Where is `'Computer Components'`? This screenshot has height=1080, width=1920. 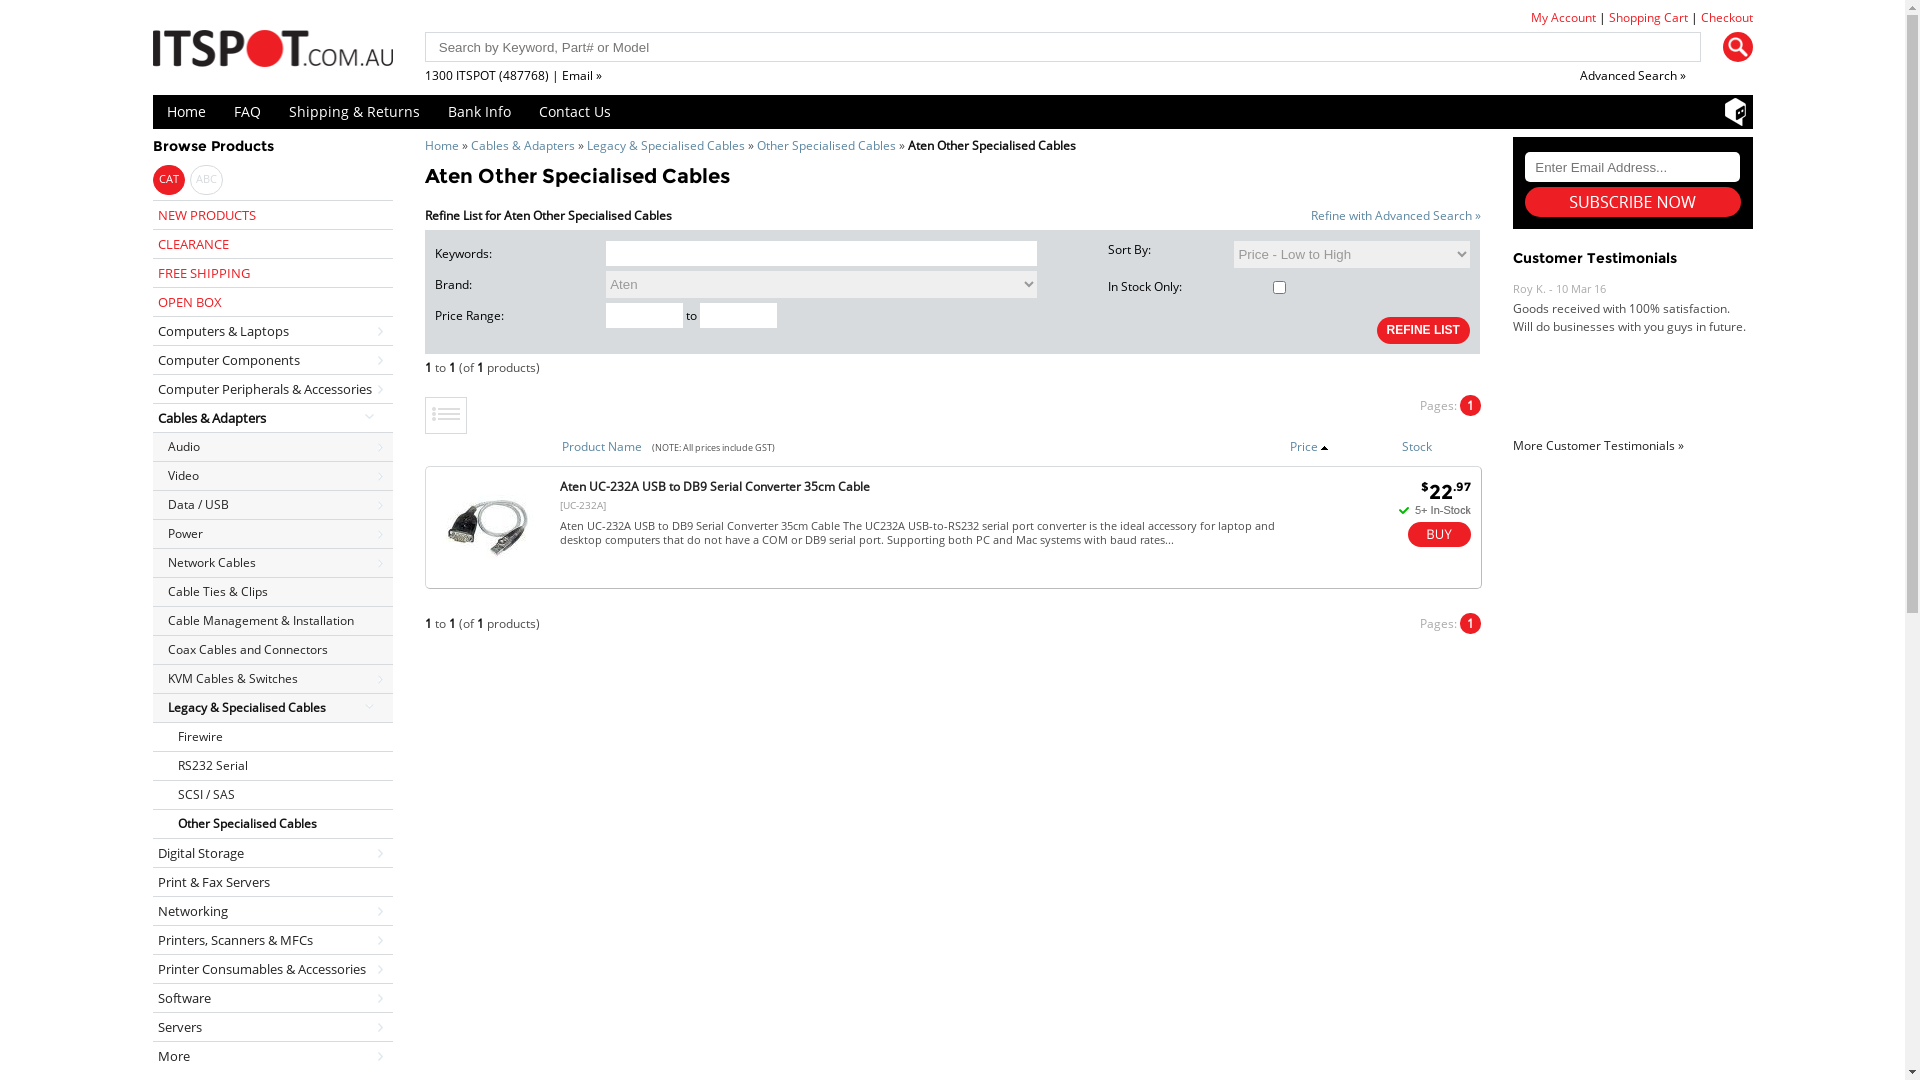
'Computer Components' is located at coordinates (271, 358).